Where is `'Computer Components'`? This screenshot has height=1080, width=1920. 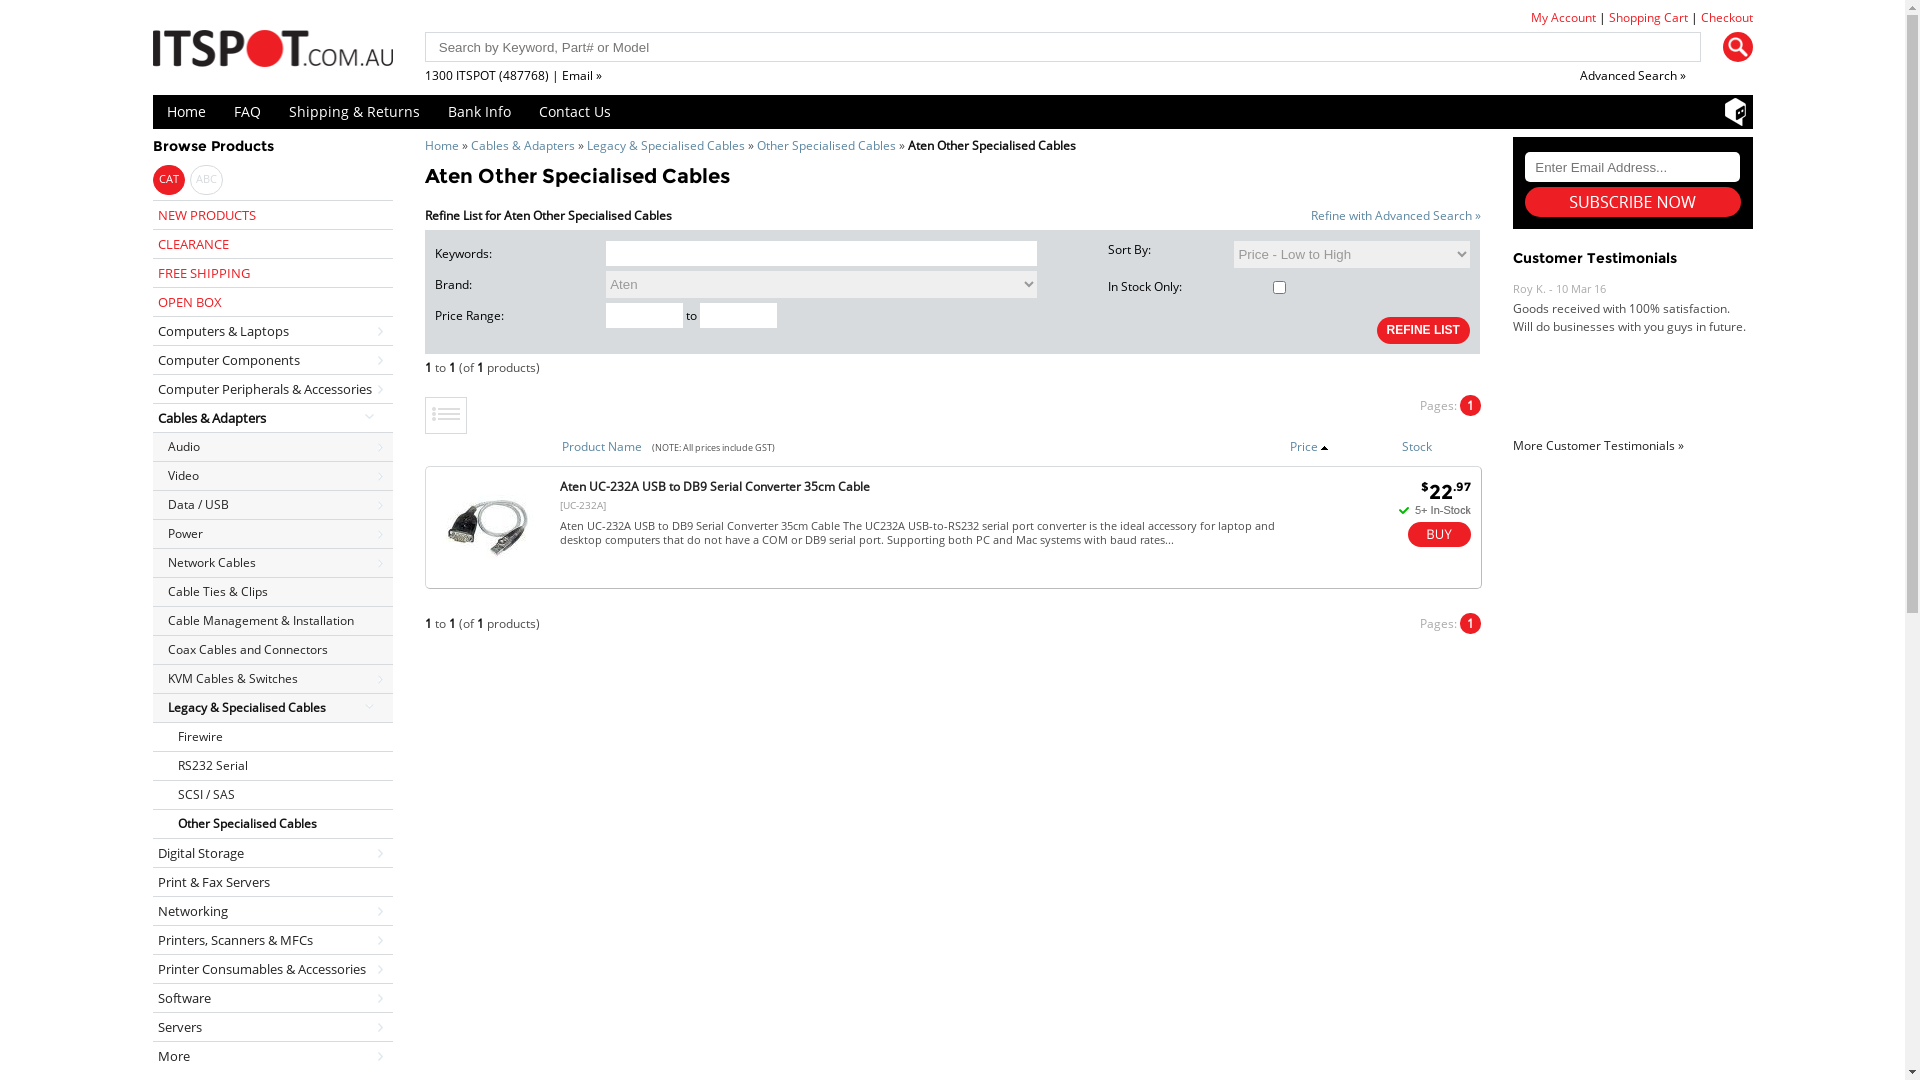
'Computer Components' is located at coordinates (271, 358).